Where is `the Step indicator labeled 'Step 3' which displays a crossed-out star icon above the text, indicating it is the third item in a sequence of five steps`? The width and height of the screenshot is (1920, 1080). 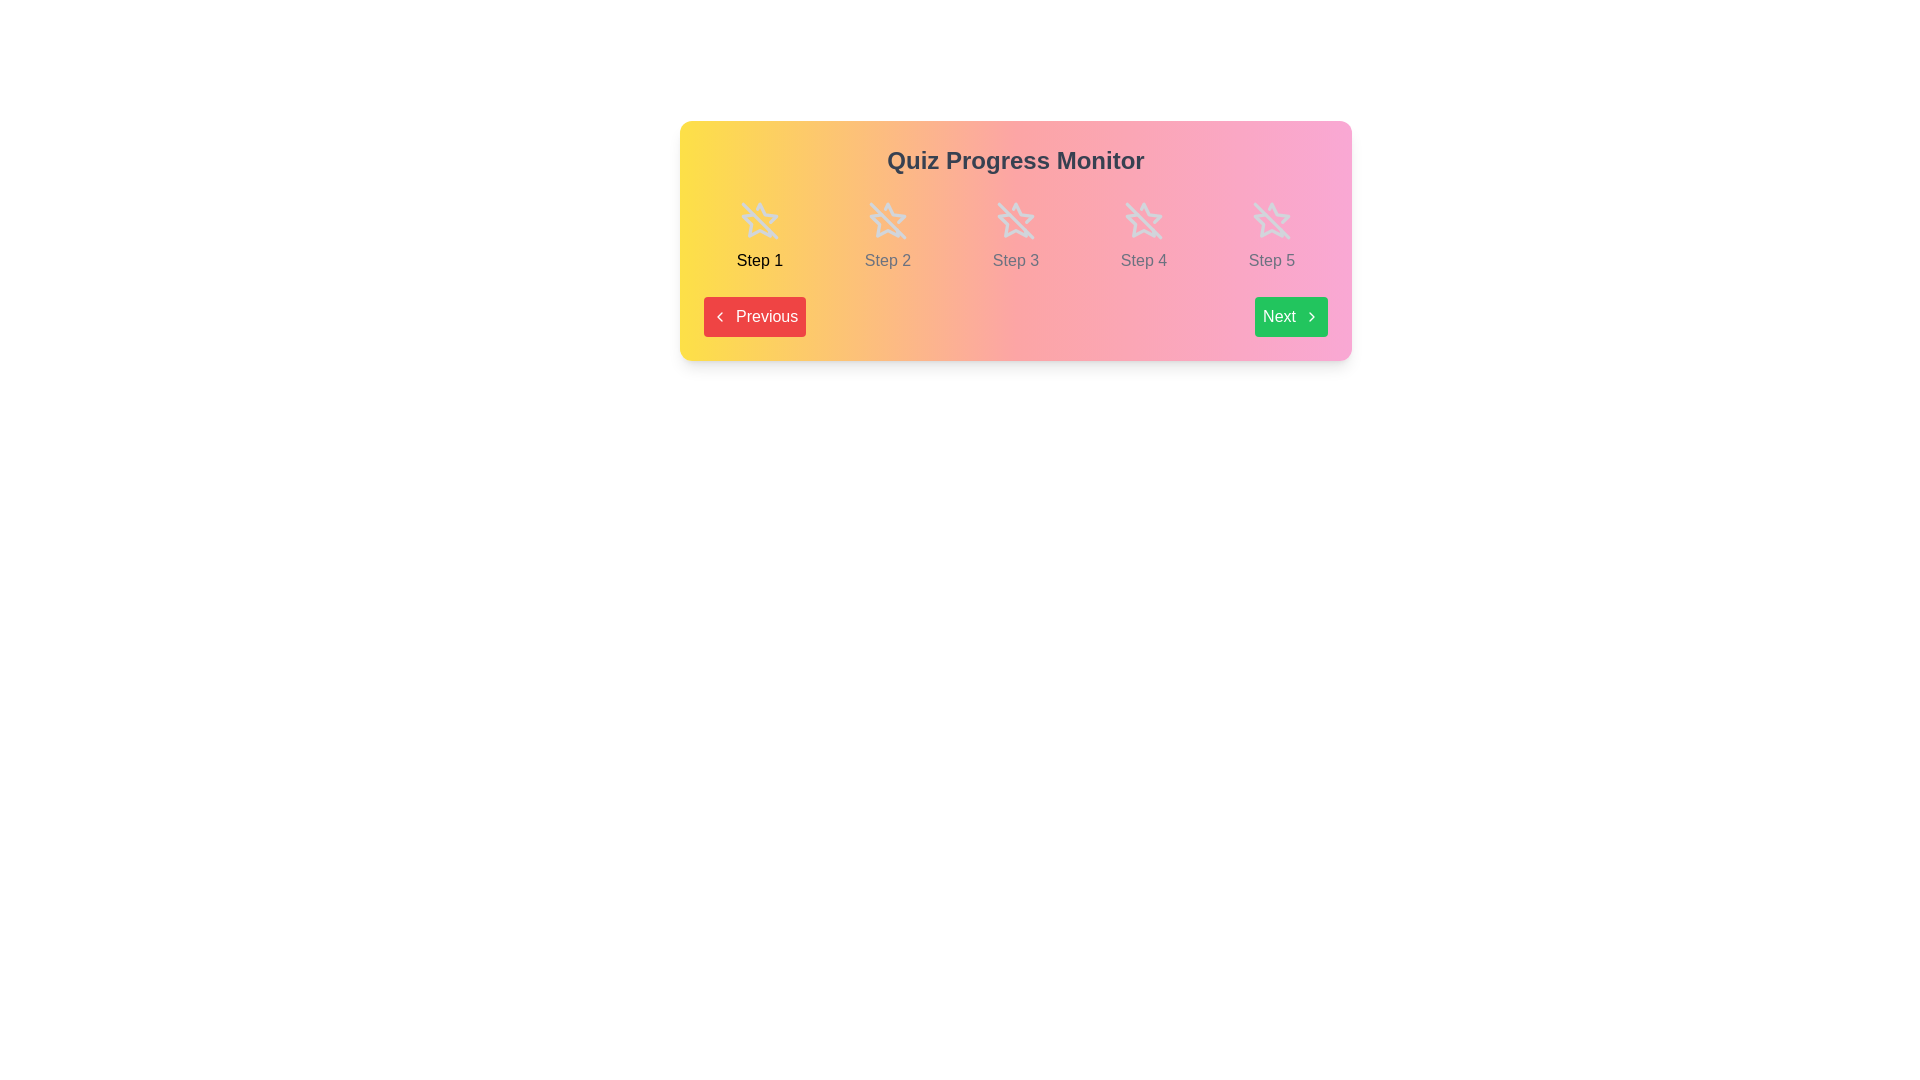
the Step indicator labeled 'Step 3' which displays a crossed-out star icon above the text, indicating it is the third item in a sequence of five steps is located at coordinates (1016, 235).